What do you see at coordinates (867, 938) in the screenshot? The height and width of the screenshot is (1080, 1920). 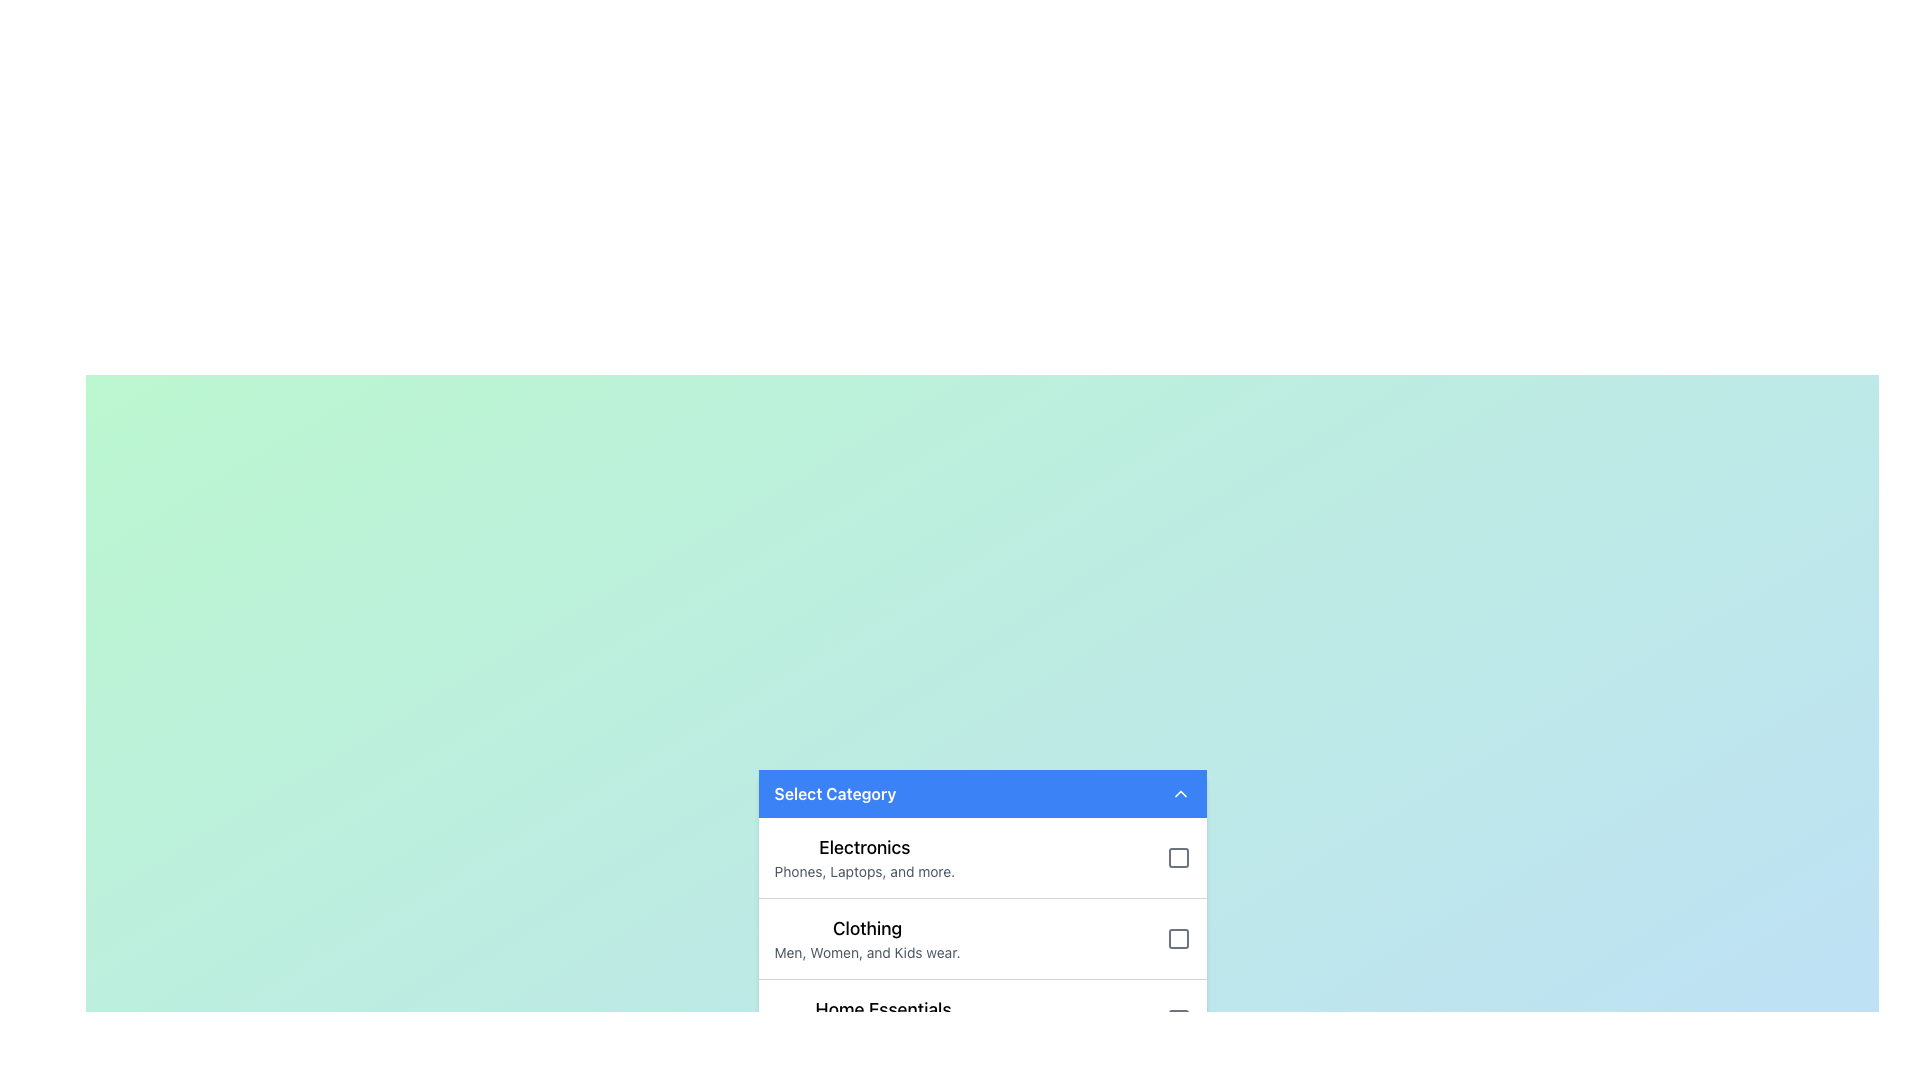 I see `the 'Clothing' category descriptor element located below the 'Select Category' header and after the 'Electronics' section in the categorization interface` at bounding box center [867, 938].